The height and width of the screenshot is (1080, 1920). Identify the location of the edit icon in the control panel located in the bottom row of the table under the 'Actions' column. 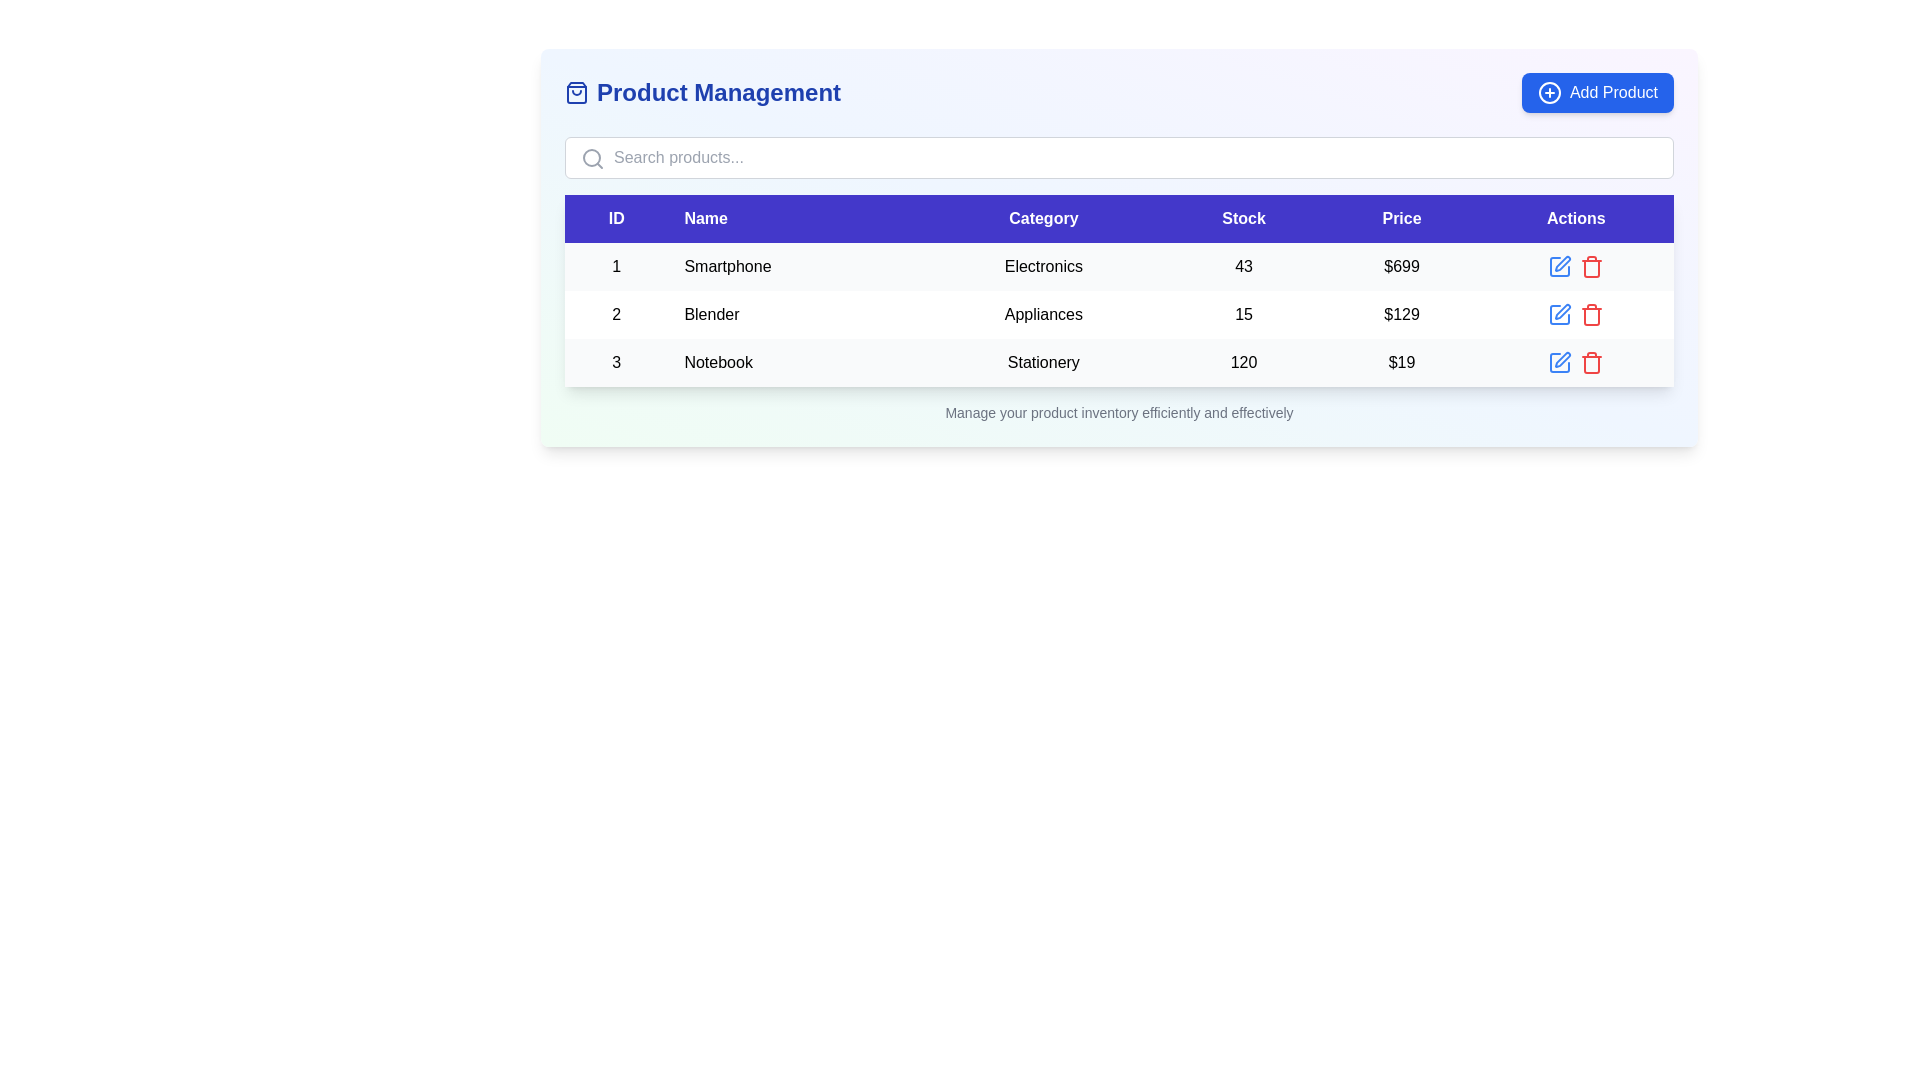
(1575, 362).